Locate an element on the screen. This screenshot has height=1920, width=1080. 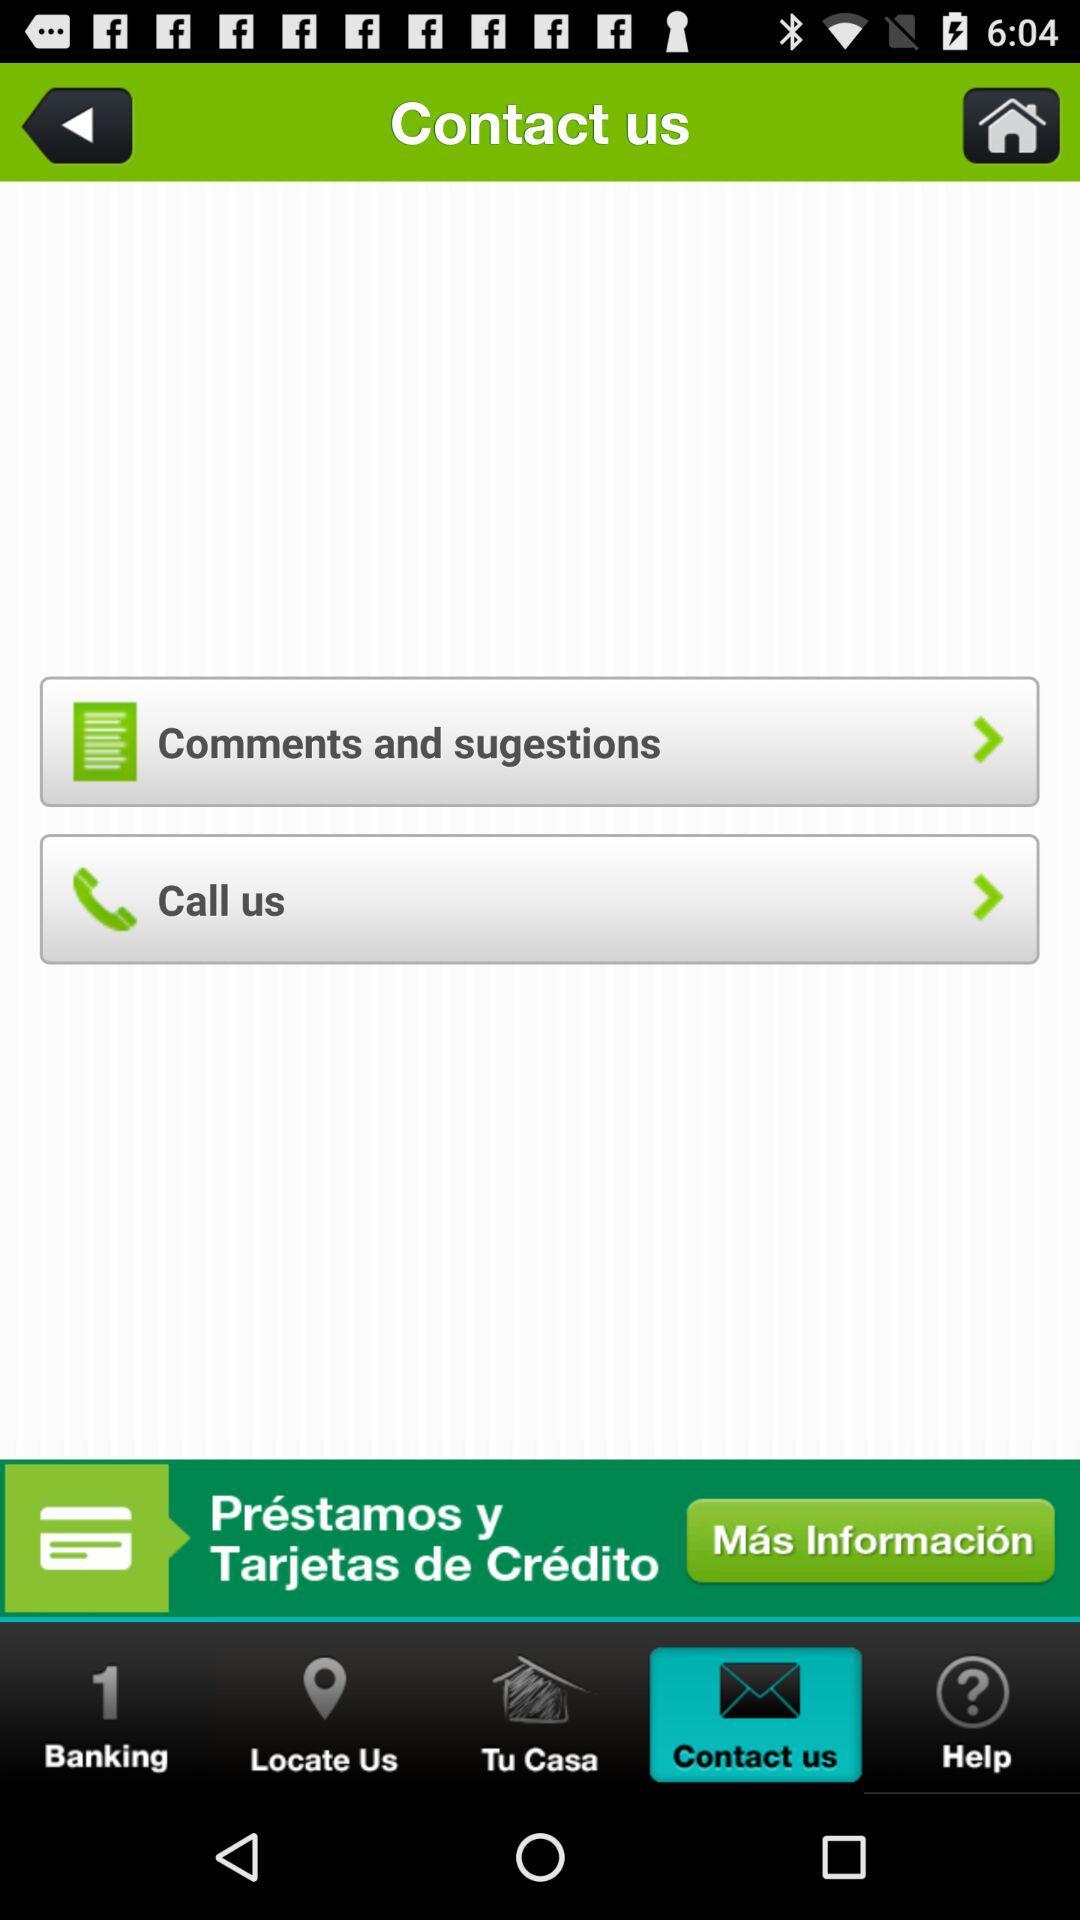
locate us option is located at coordinates (323, 1707).